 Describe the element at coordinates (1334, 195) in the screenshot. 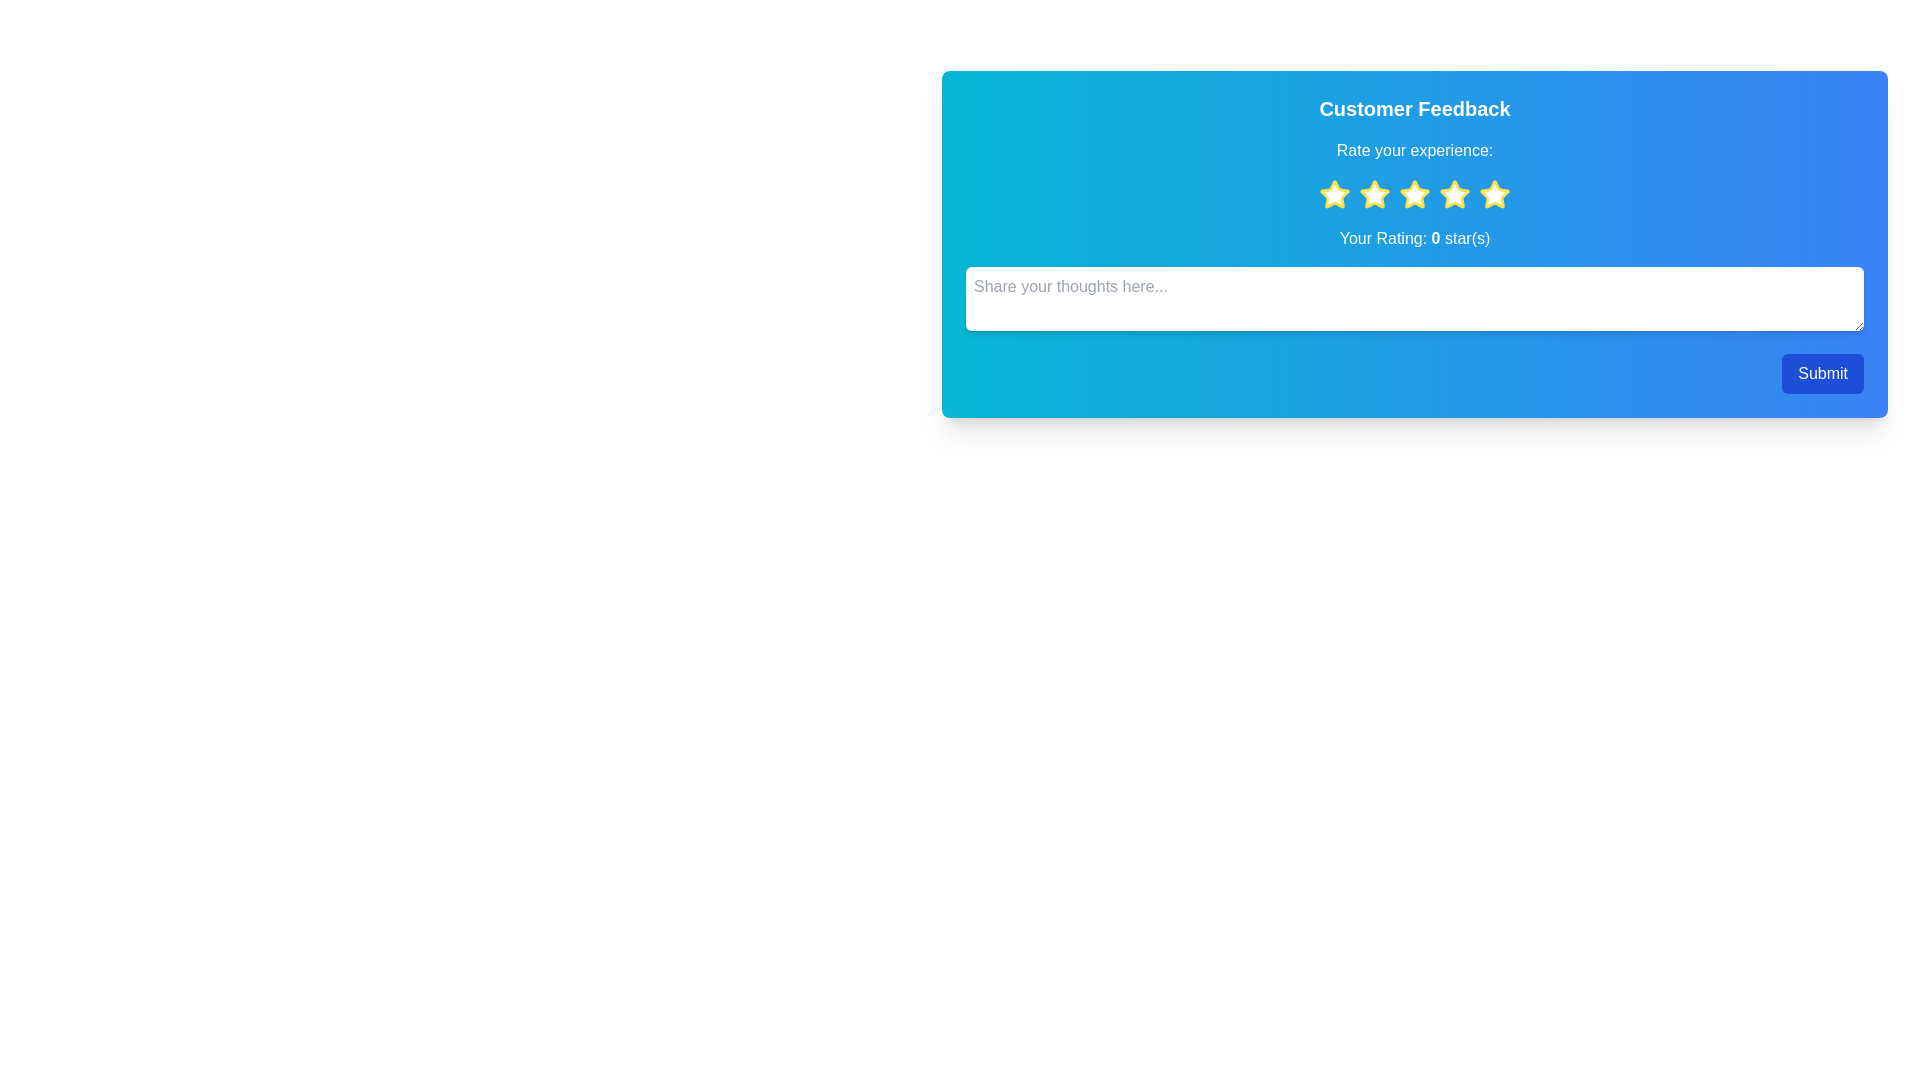

I see `the star corresponding to the desired rating 1` at that location.